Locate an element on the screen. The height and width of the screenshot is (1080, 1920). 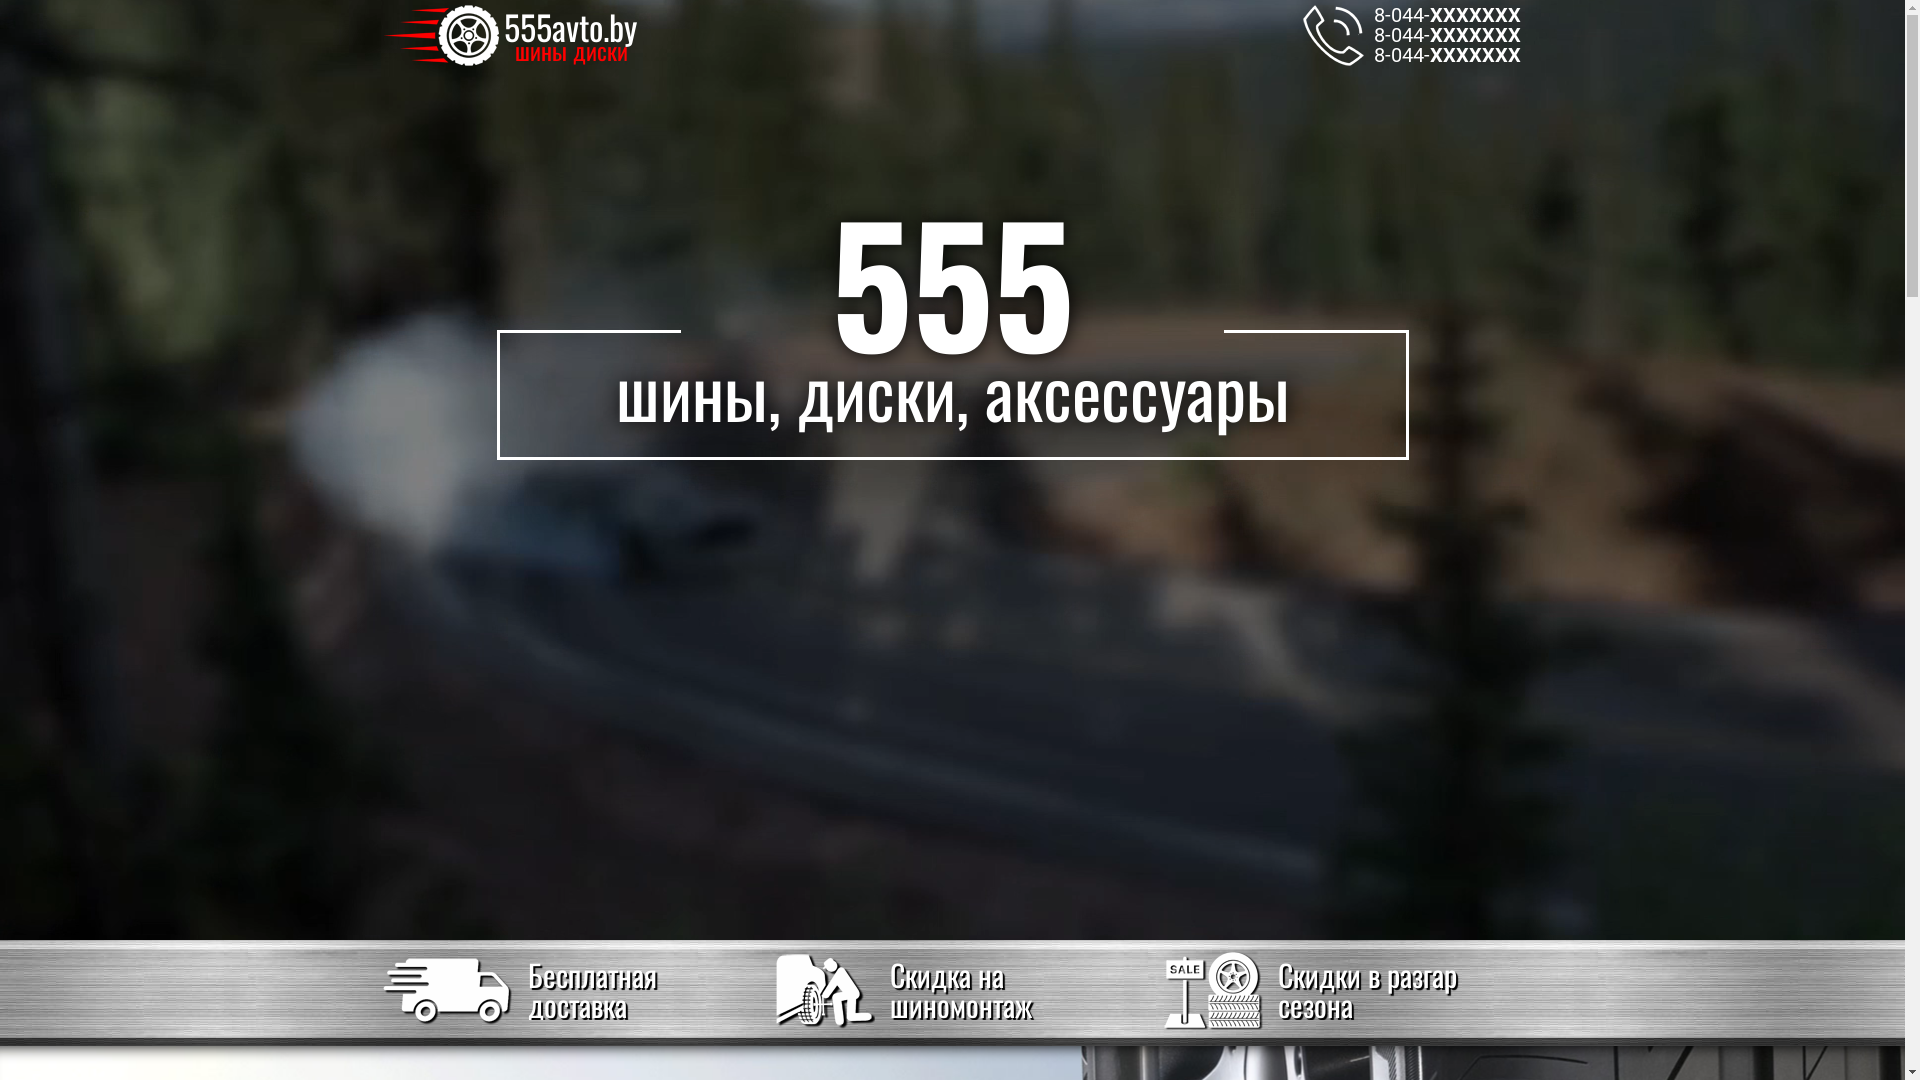
'8-044-XXXXXXX' is located at coordinates (1447, 15).